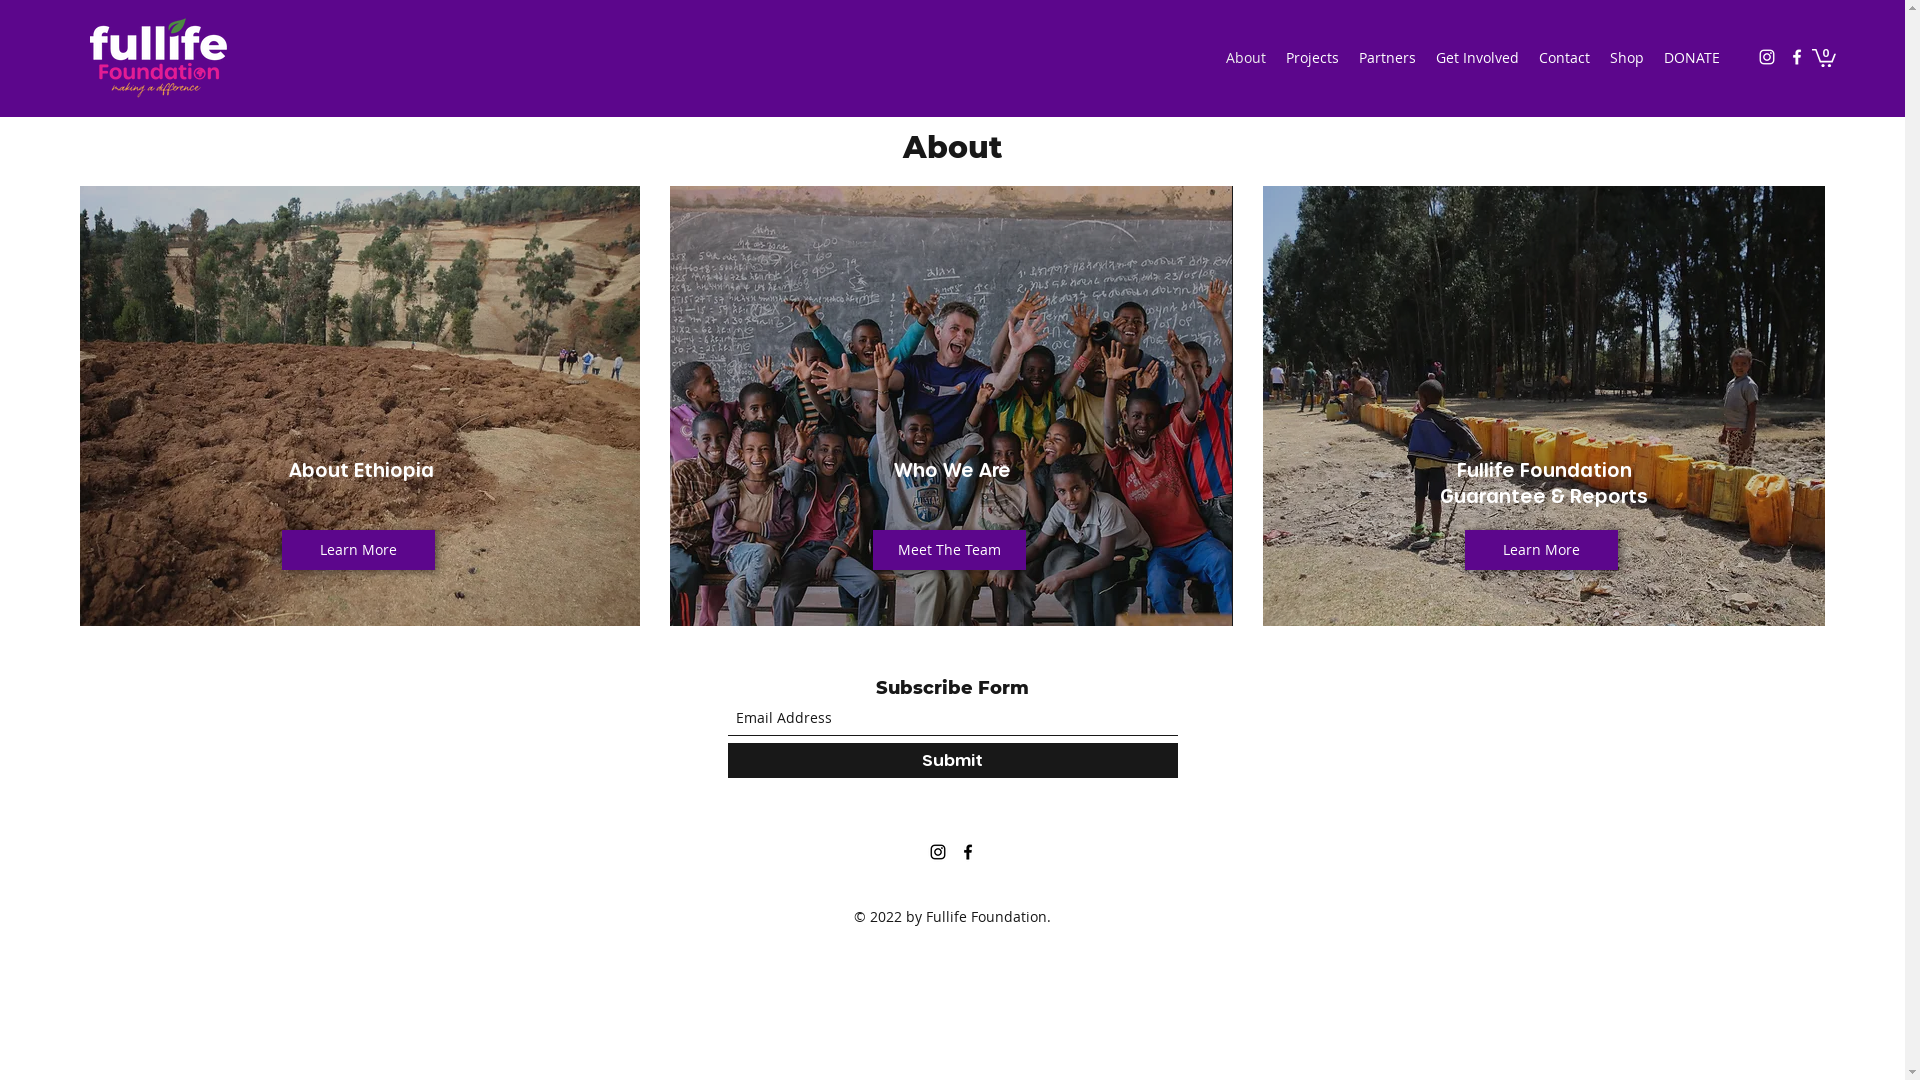  Describe the element at coordinates (948, 550) in the screenshot. I see `'Meet The Team'` at that location.